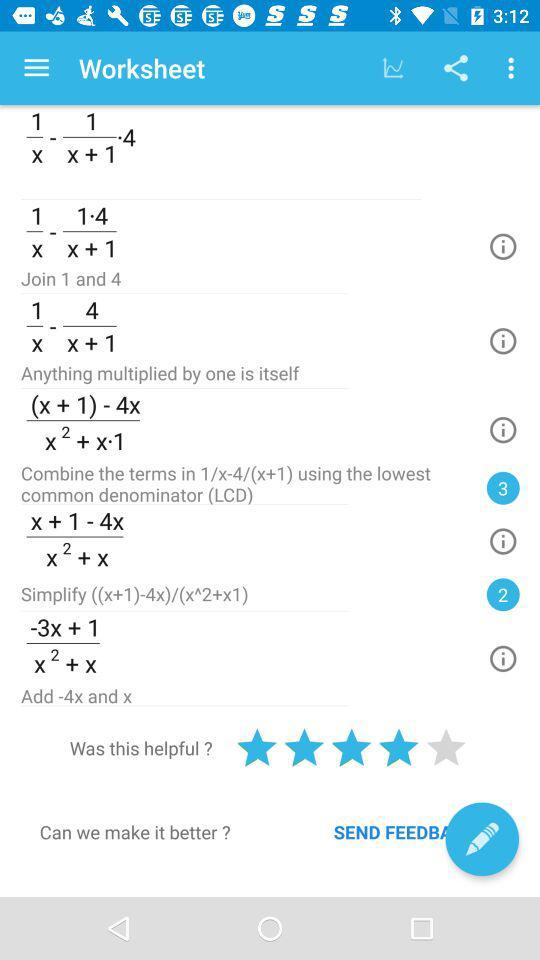 This screenshot has width=540, height=960. Describe the element at coordinates (481, 839) in the screenshot. I see `the edit icon` at that location.